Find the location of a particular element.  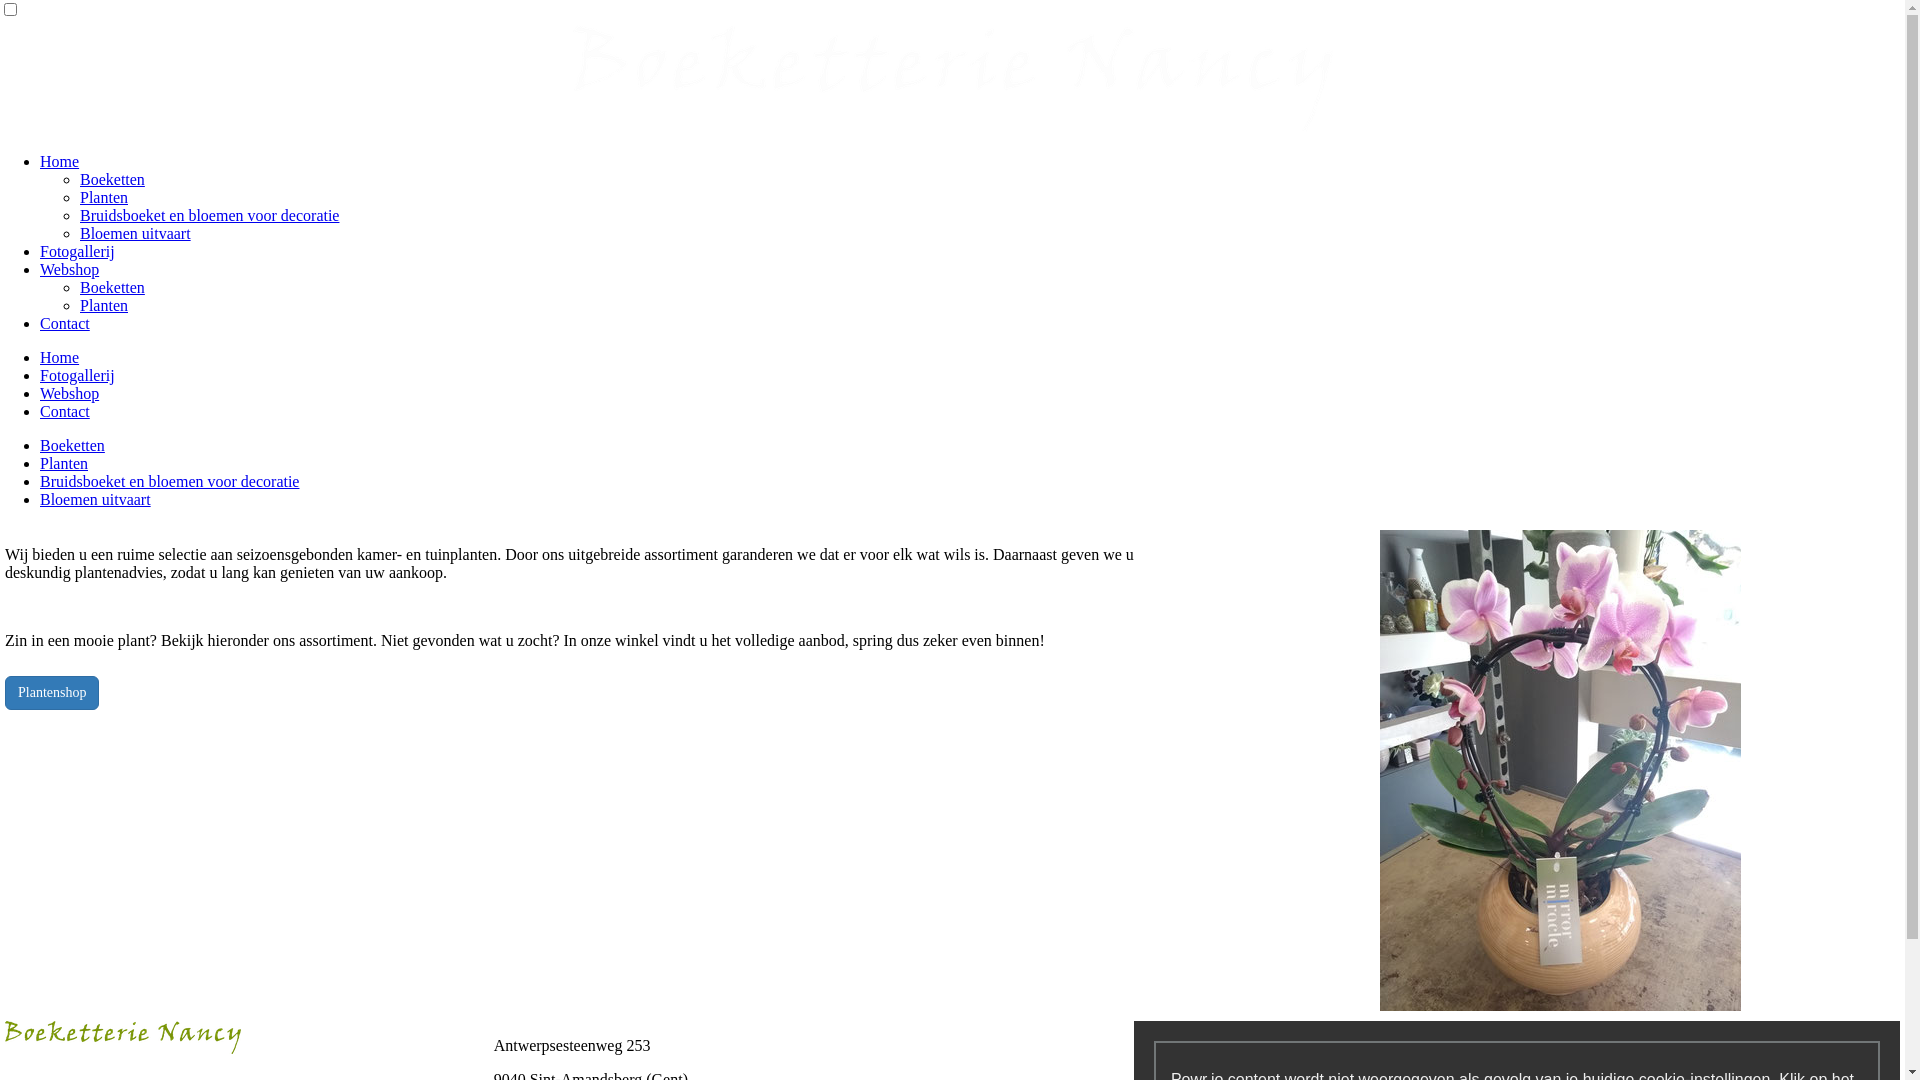

'Bruidsboeket en bloemen voor decoratie' is located at coordinates (209, 215).